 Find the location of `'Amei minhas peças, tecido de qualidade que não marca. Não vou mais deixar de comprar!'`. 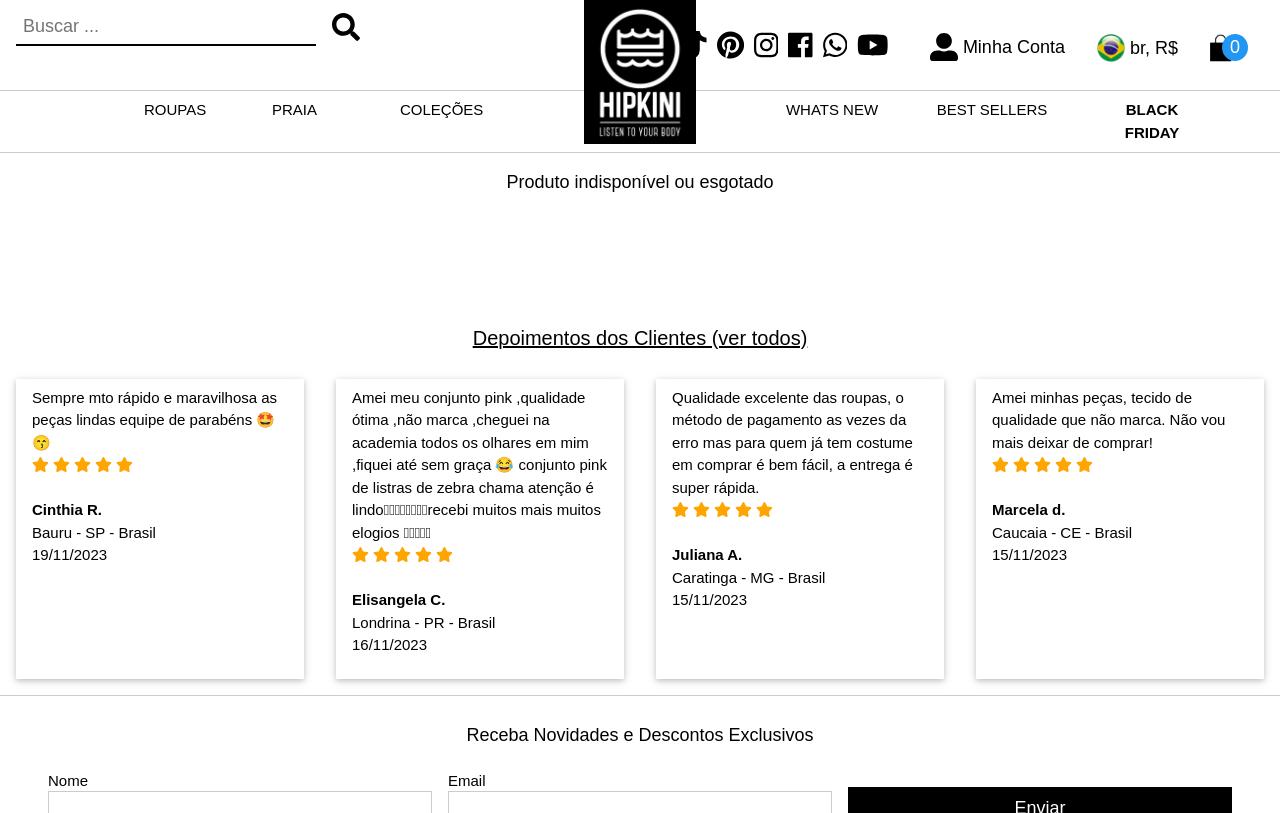

'Amei minhas peças, tecido de qualidade que não marca. Não vou mais deixar de comprar!' is located at coordinates (990, 419).